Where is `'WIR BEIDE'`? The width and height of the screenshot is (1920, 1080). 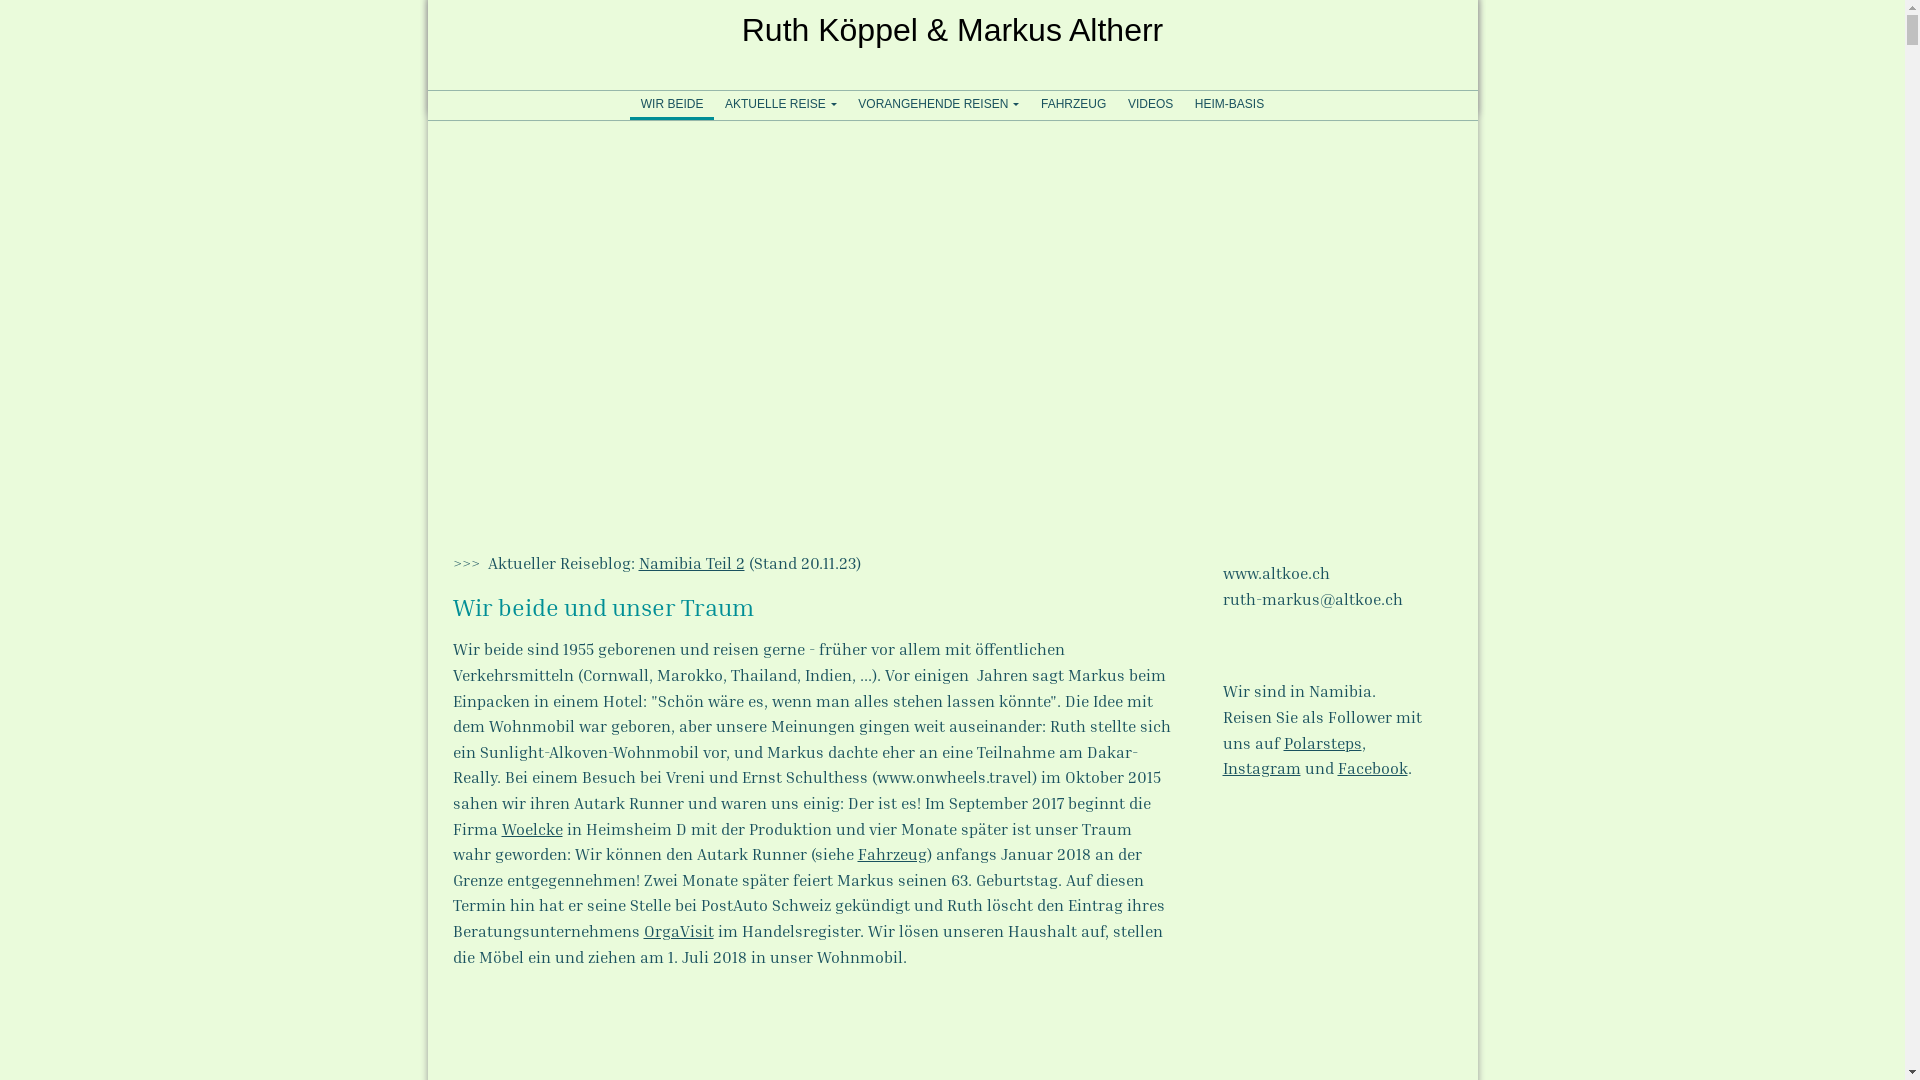 'WIR BEIDE' is located at coordinates (628, 104).